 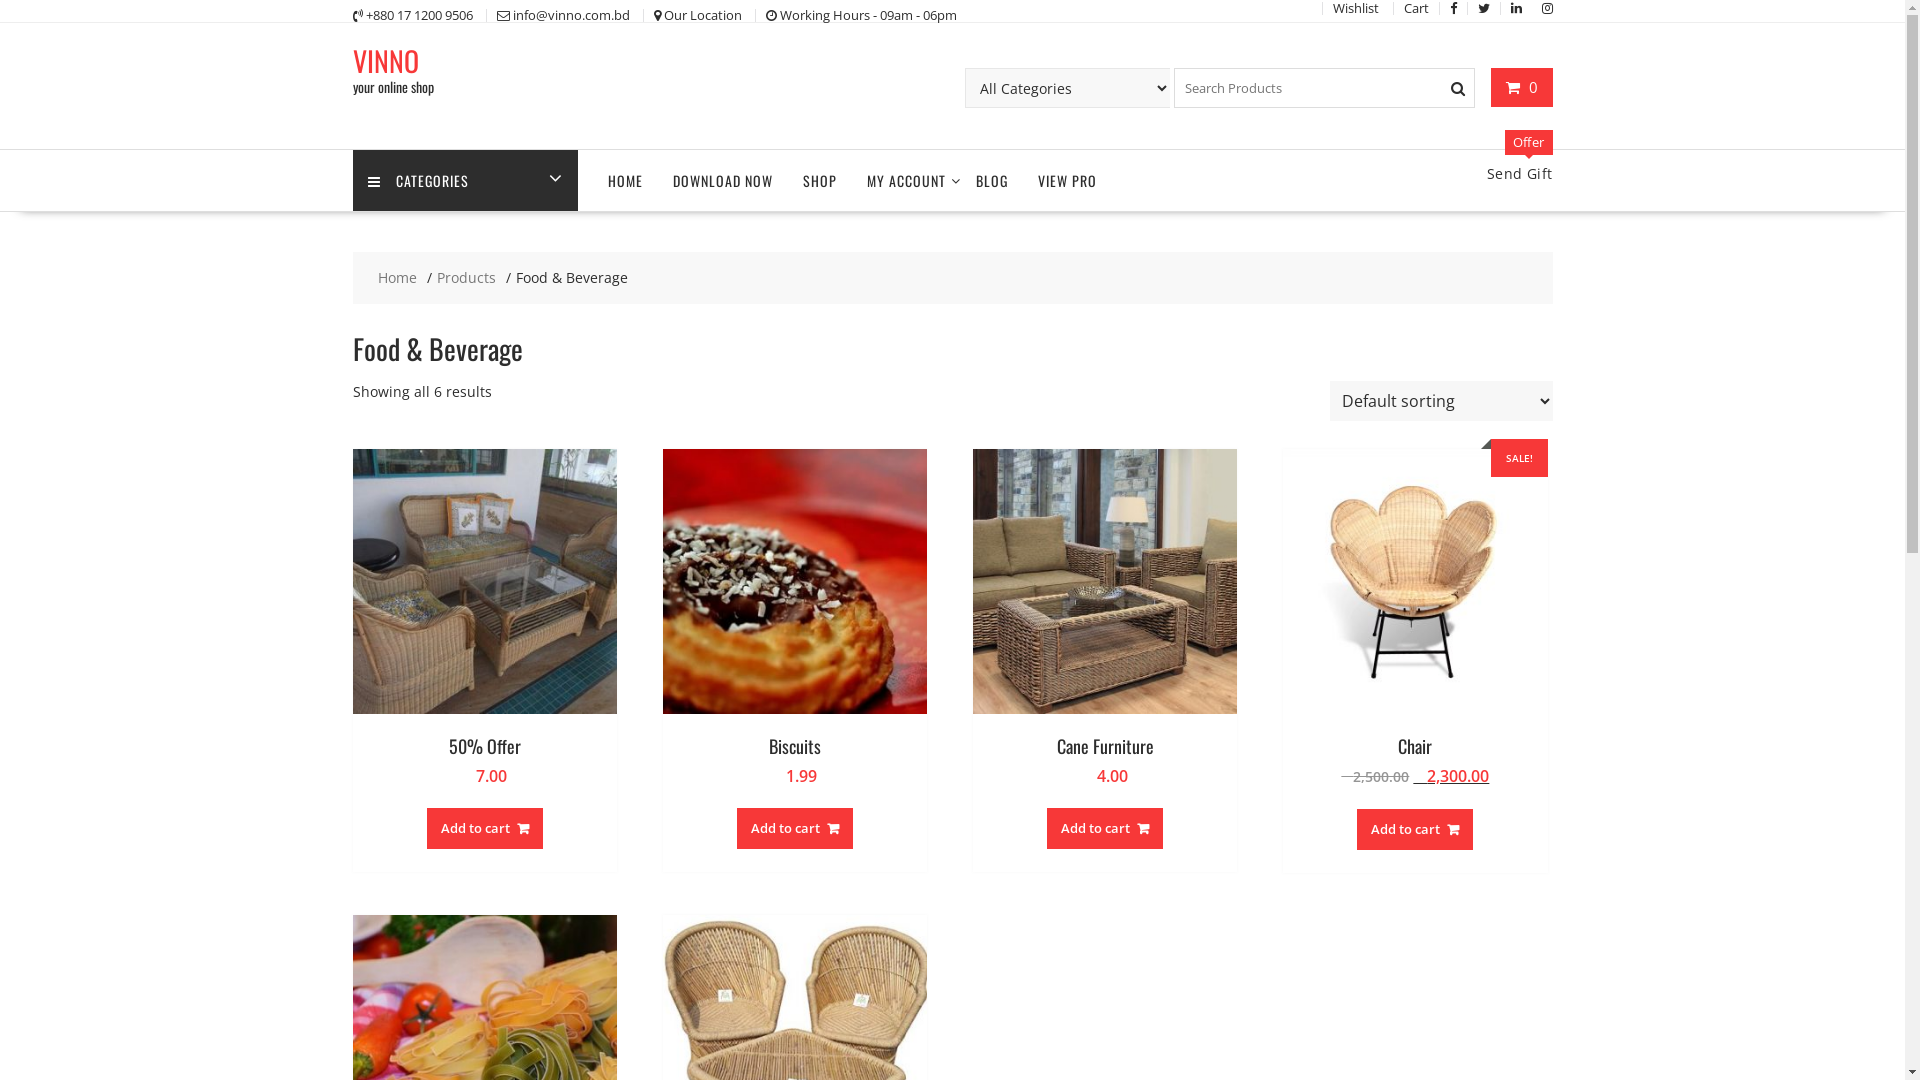 What do you see at coordinates (569, 15) in the screenshot?
I see `'info@vinno.com.bd'` at bounding box center [569, 15].